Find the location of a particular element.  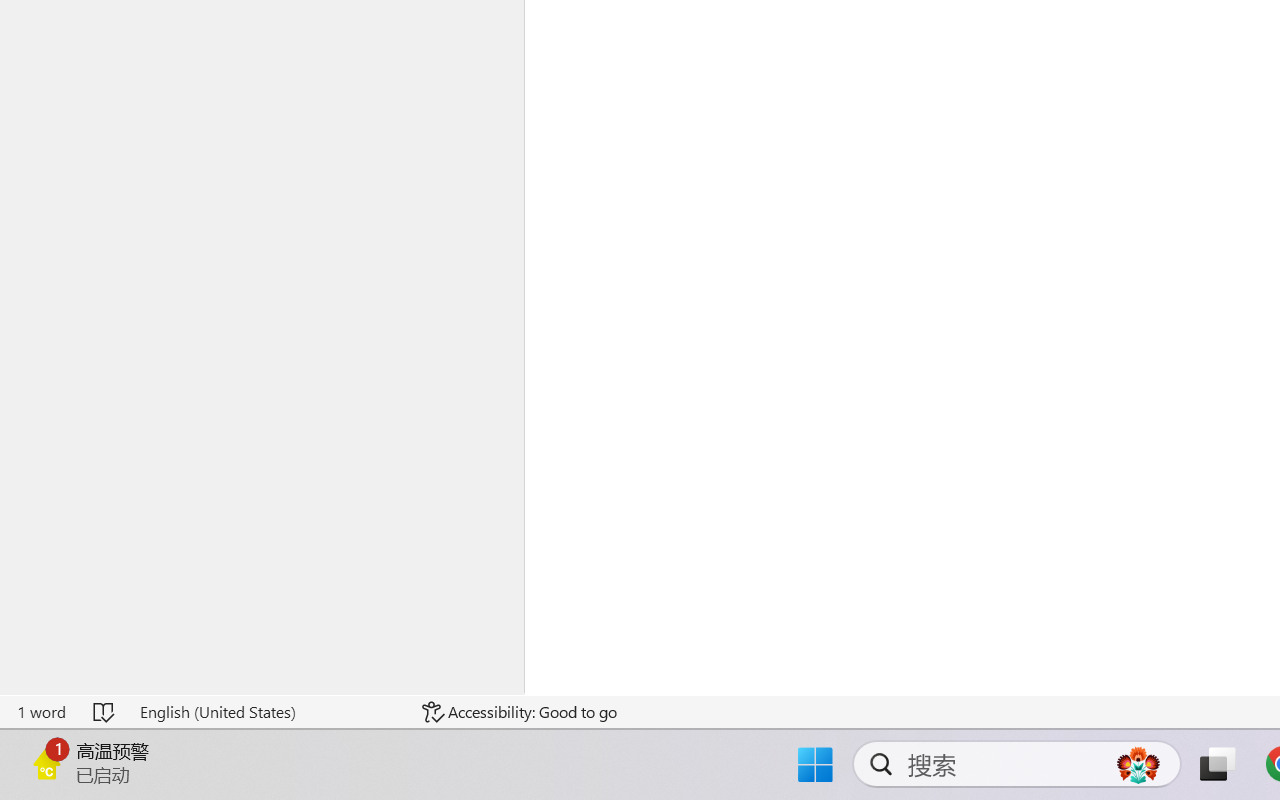

'Accessibility Checker Accessibility: Good to go' is located at coordinates (519, 711).